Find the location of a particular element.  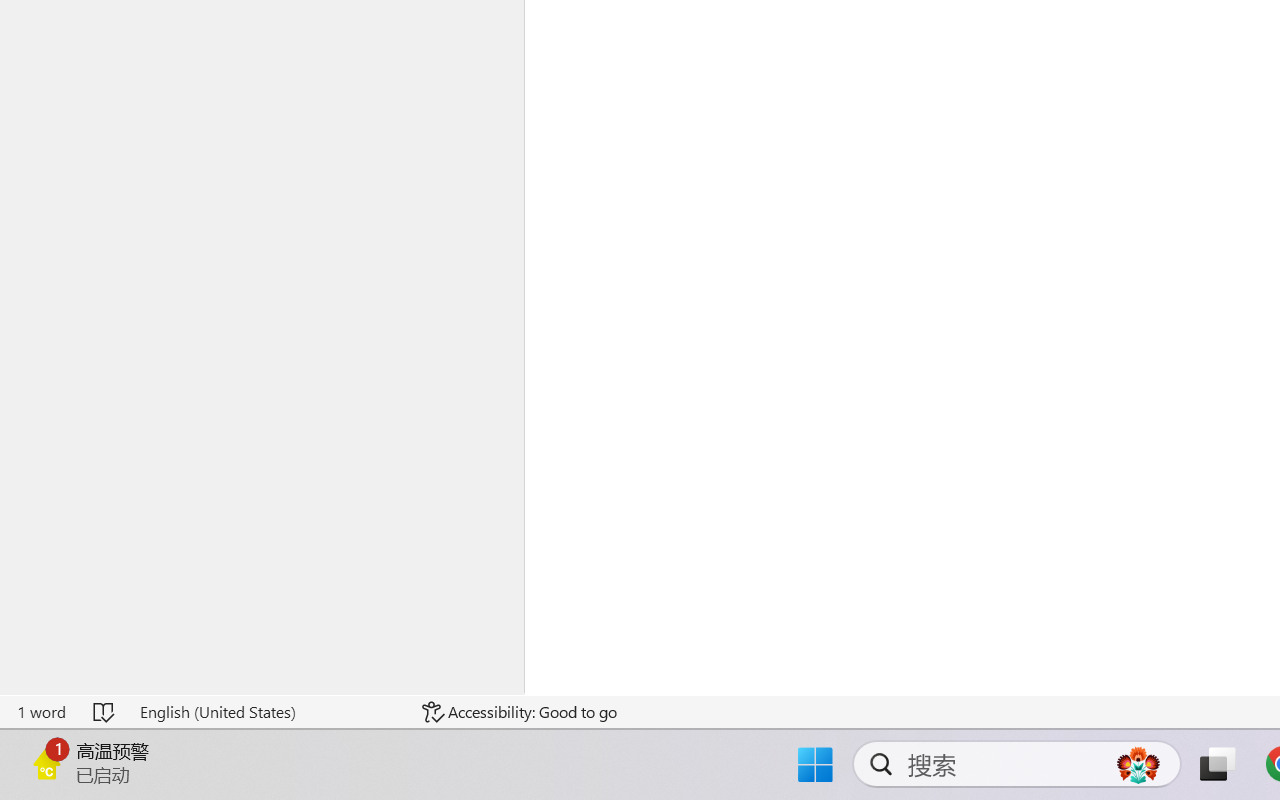

'Accessibility Checker Accessibility: Good to go' is located at coordinates (519, 711).